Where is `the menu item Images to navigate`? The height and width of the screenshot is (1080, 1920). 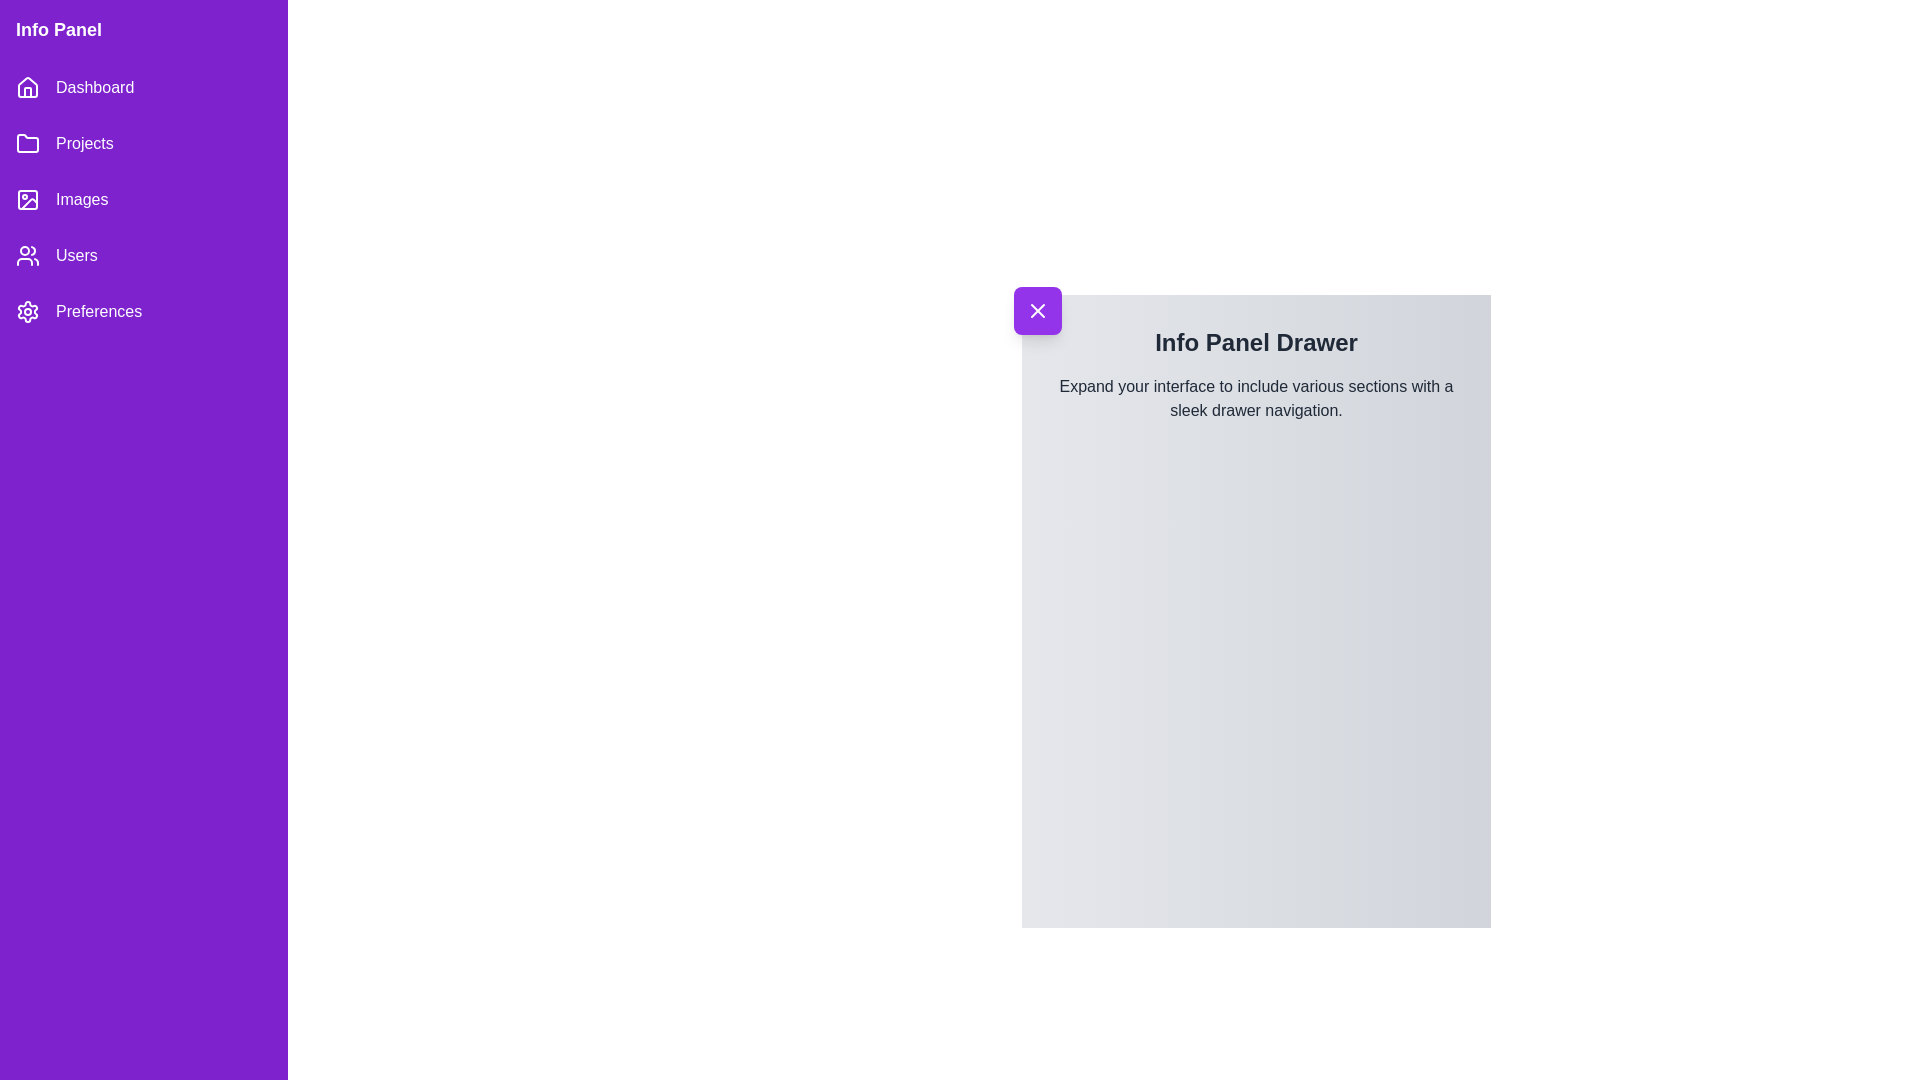
the menu item Images to navigate is located at coordinates (143, 200).